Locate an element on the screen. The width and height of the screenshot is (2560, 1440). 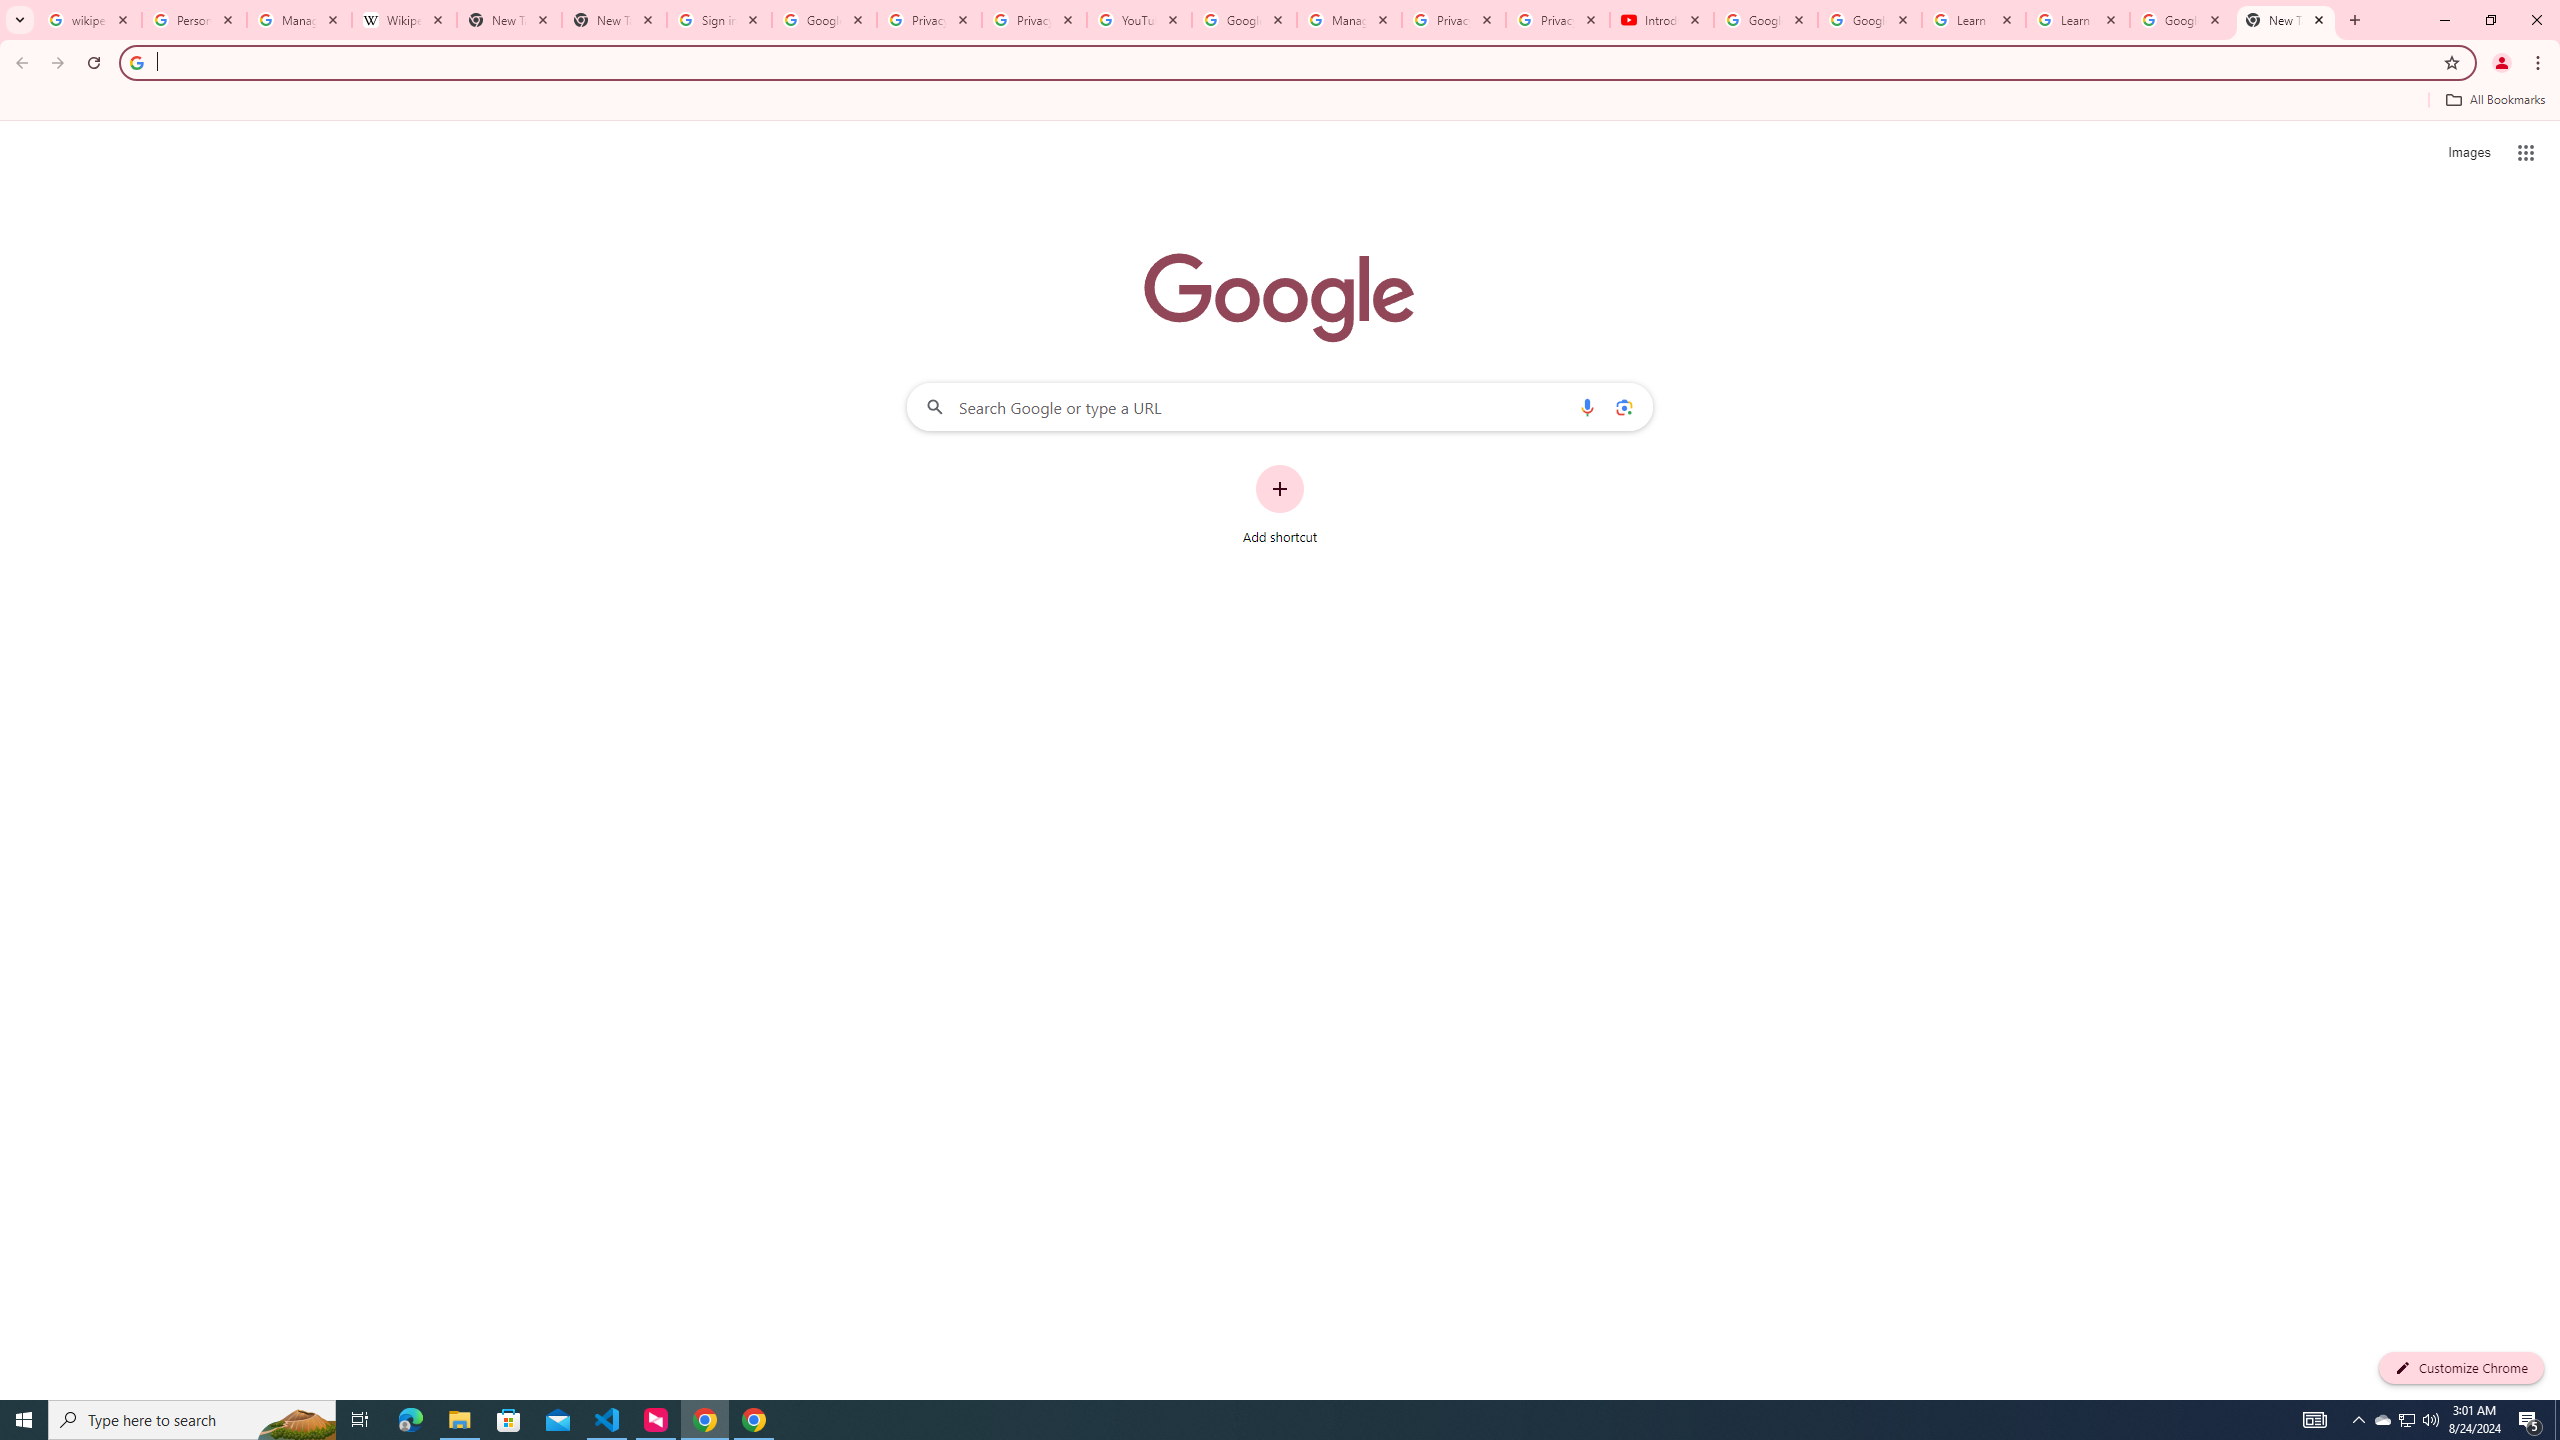
'Search for Images ' is located at coordinates (2469, 153).